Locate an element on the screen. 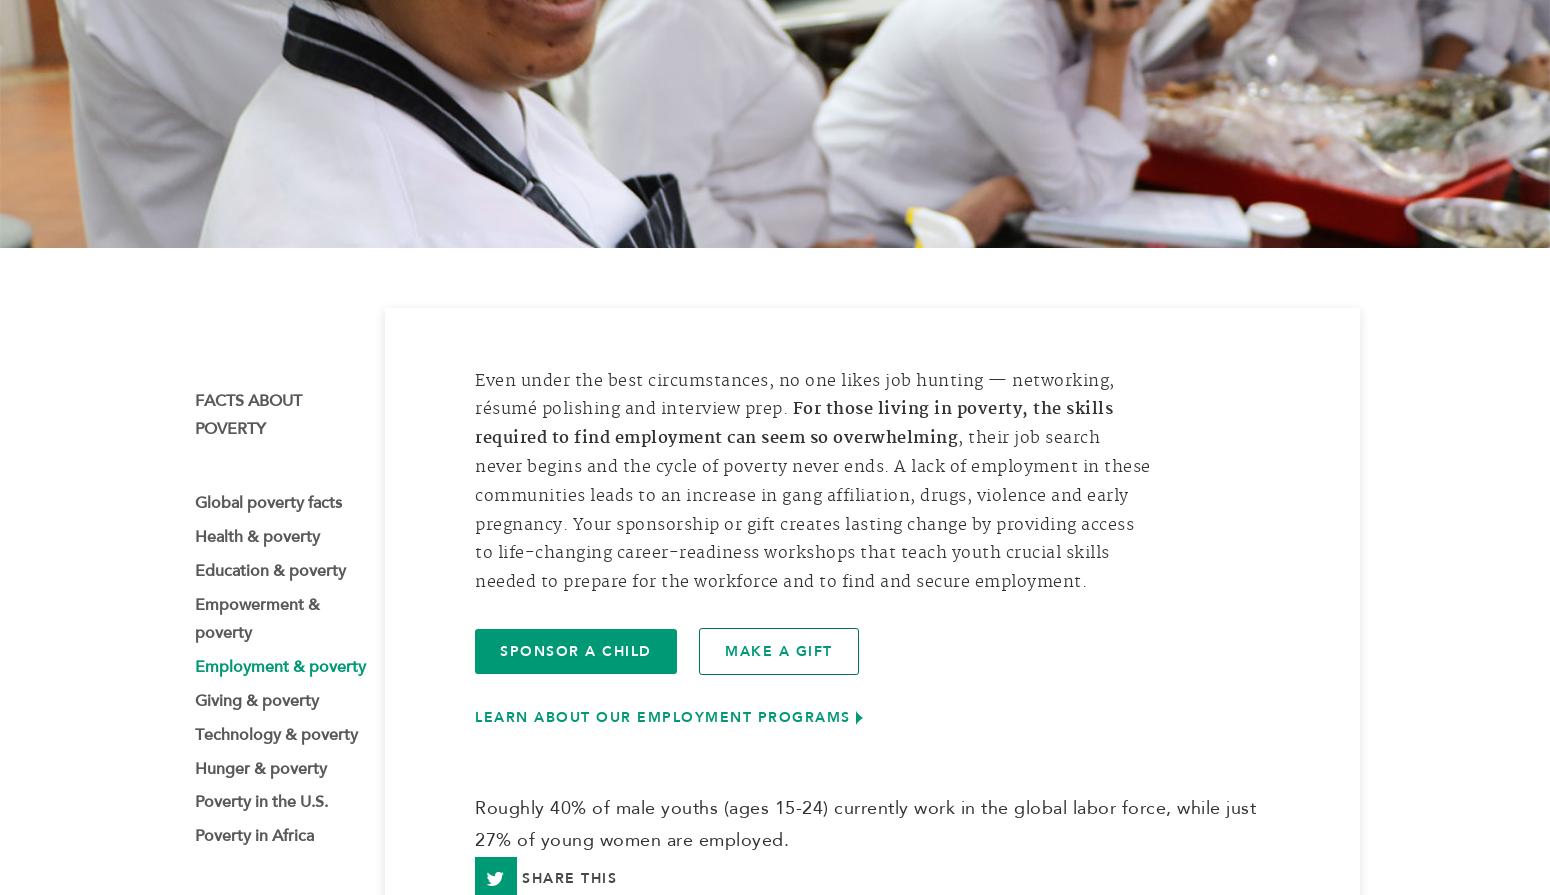 This screenshot has width=1550, height=895. 'Education & poverty' is located at coordinates (193, 577).